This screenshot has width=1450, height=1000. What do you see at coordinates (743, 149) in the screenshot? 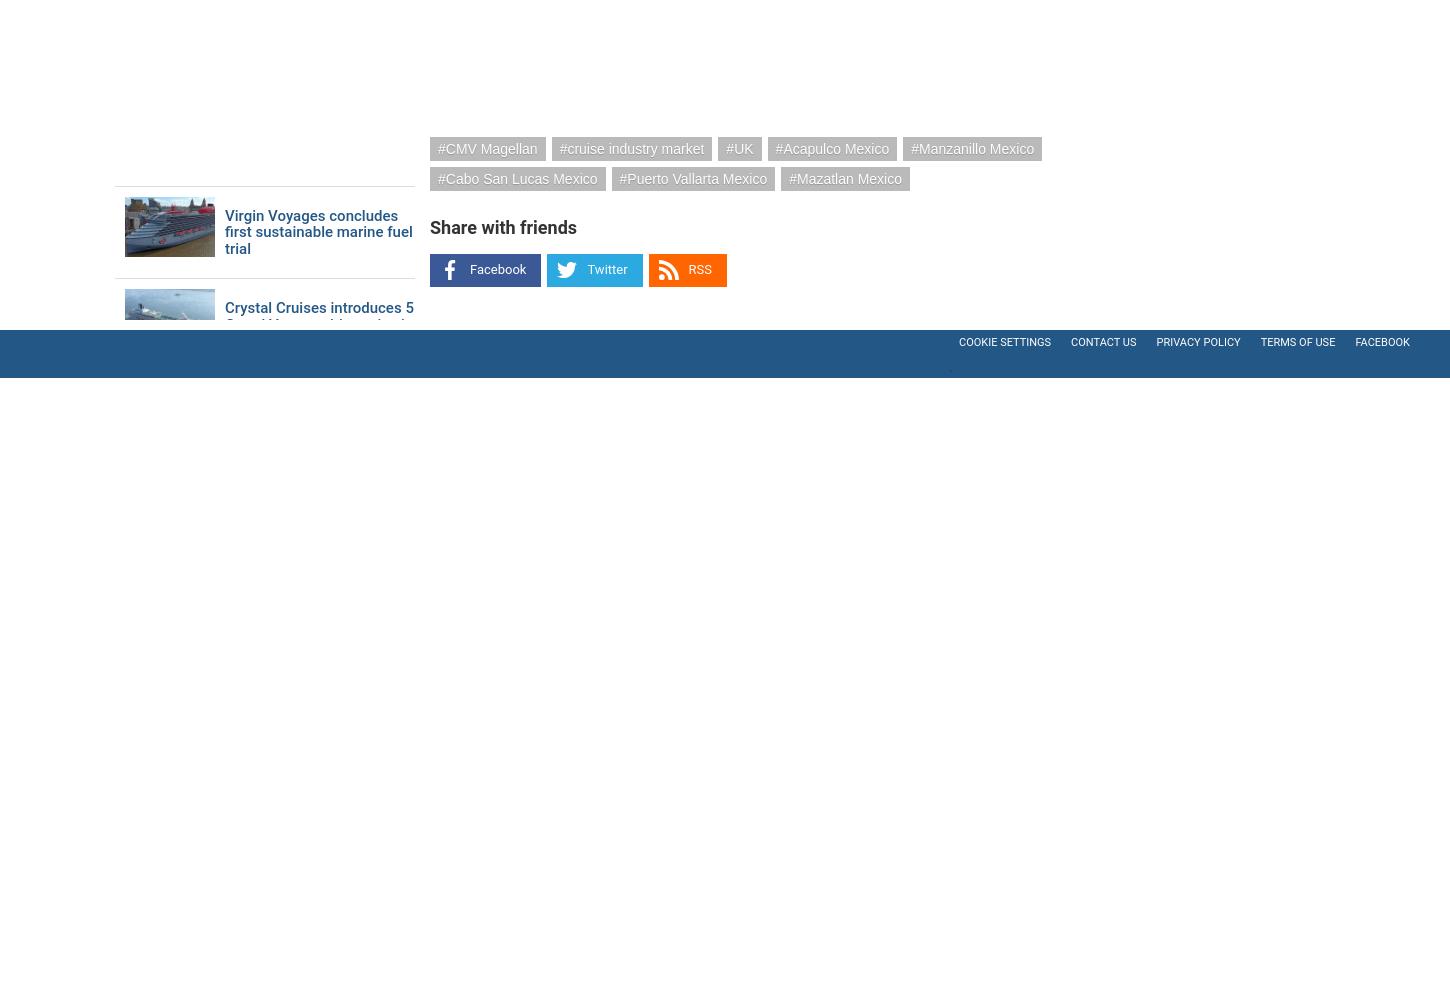
I see `'UK'` at bounding box center [743, 149].